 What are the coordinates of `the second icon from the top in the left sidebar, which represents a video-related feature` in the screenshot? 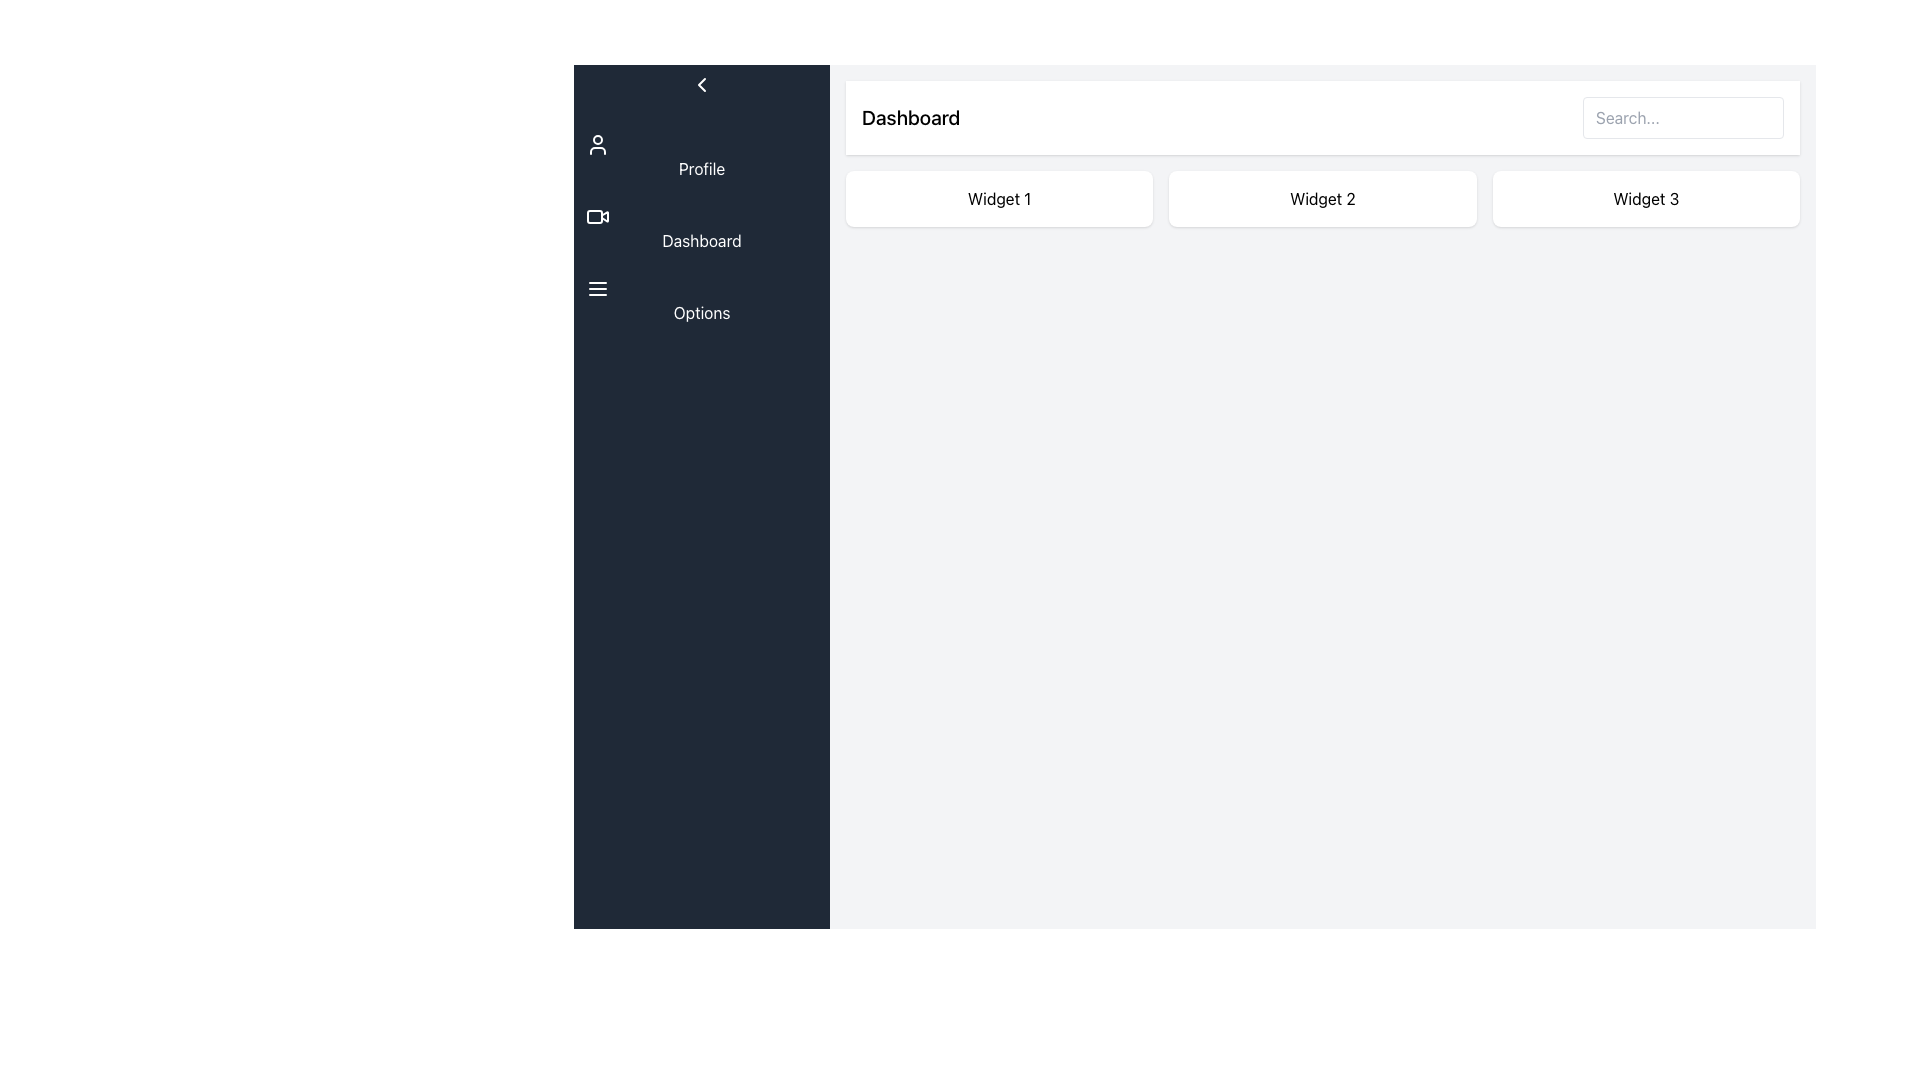 It's located at (603, 216).